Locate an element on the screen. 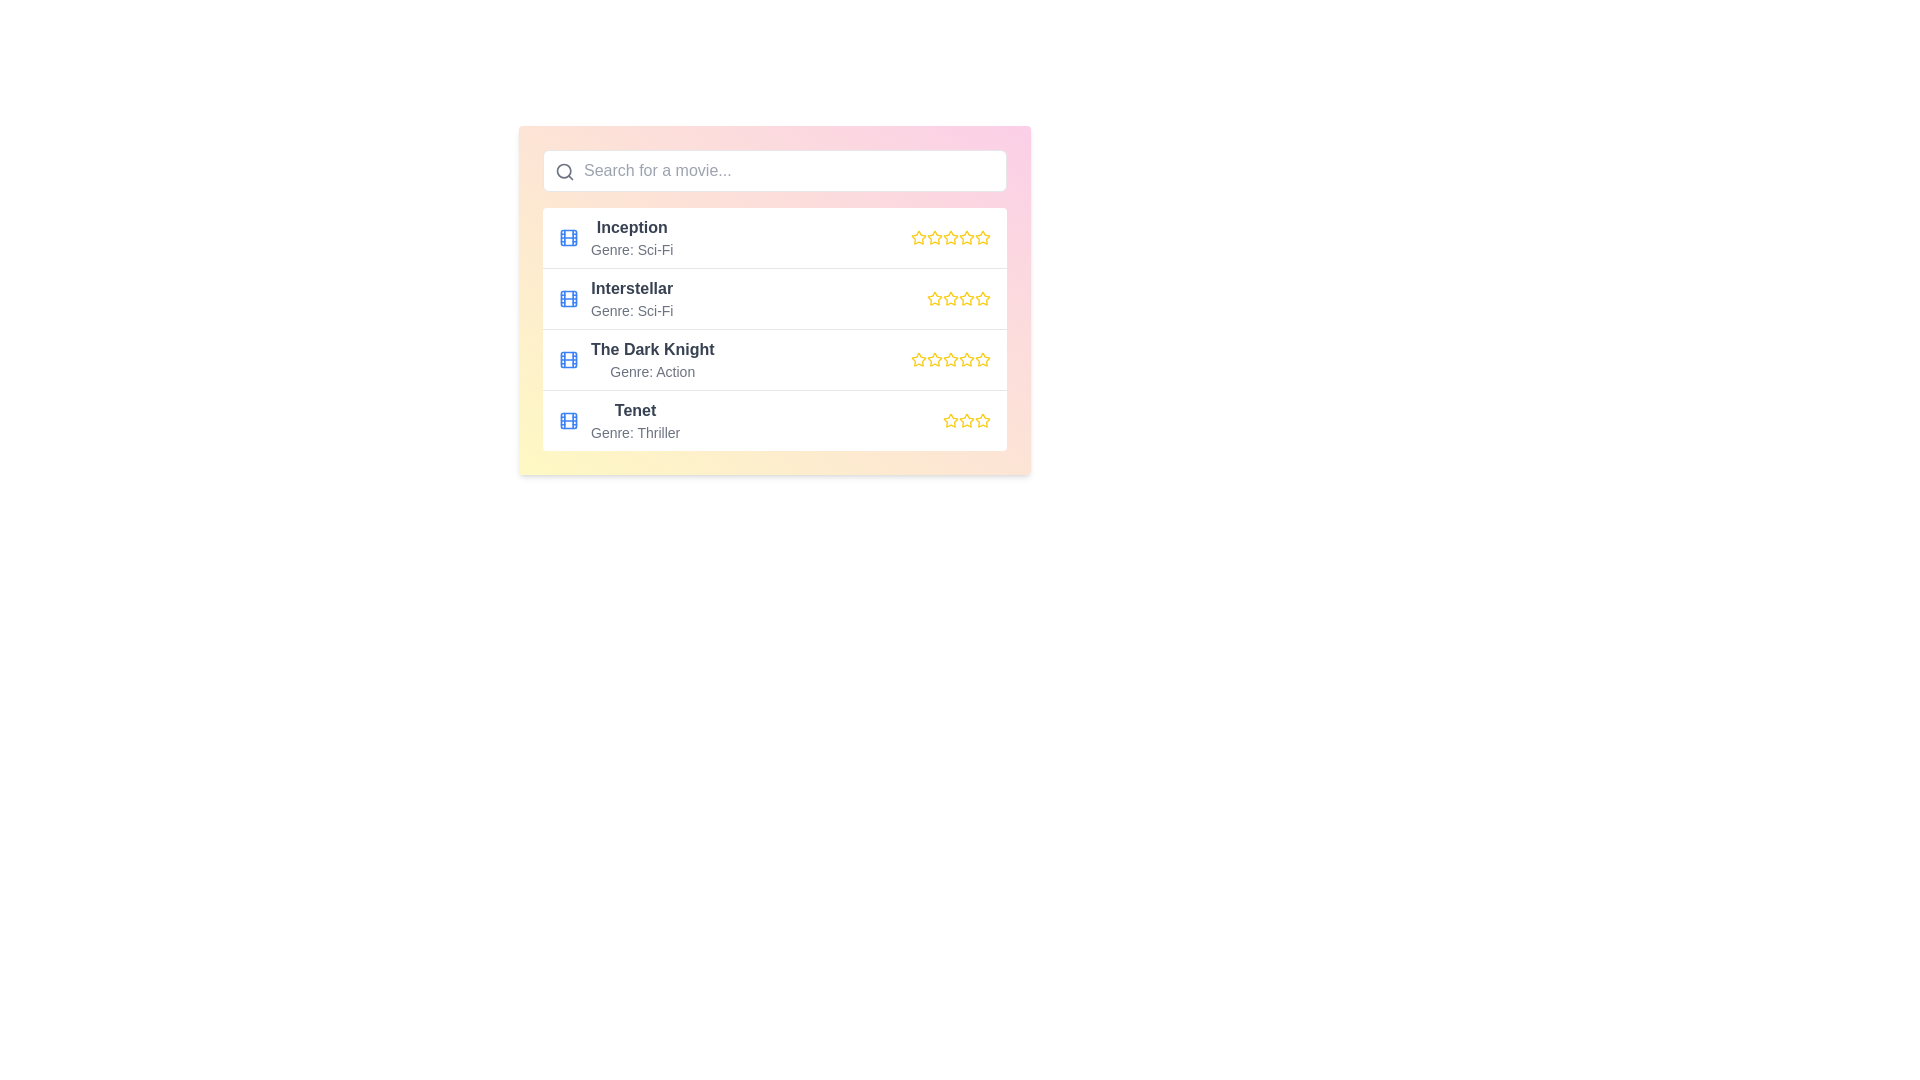 Image resolution: width=1920 pixels, height=1080 pixels. the text display with an icon that shows information about the movie 'The Dark Knight' is located at coordinates (635, 358).